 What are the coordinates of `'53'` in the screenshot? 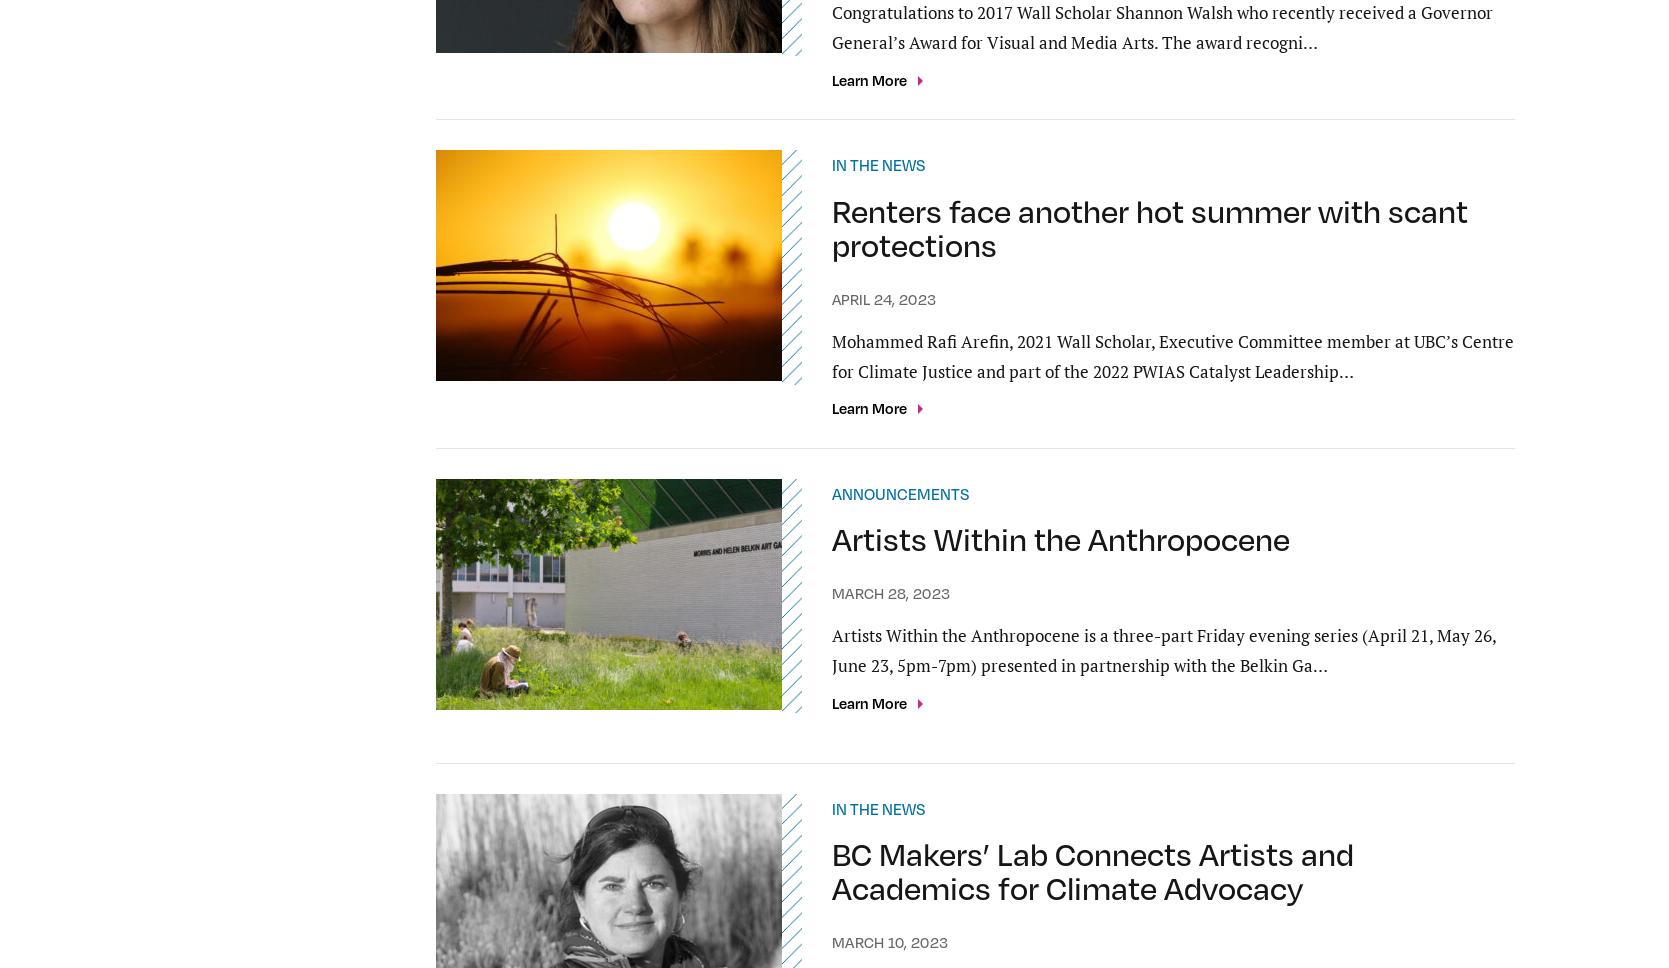 It's located at (865, 666).